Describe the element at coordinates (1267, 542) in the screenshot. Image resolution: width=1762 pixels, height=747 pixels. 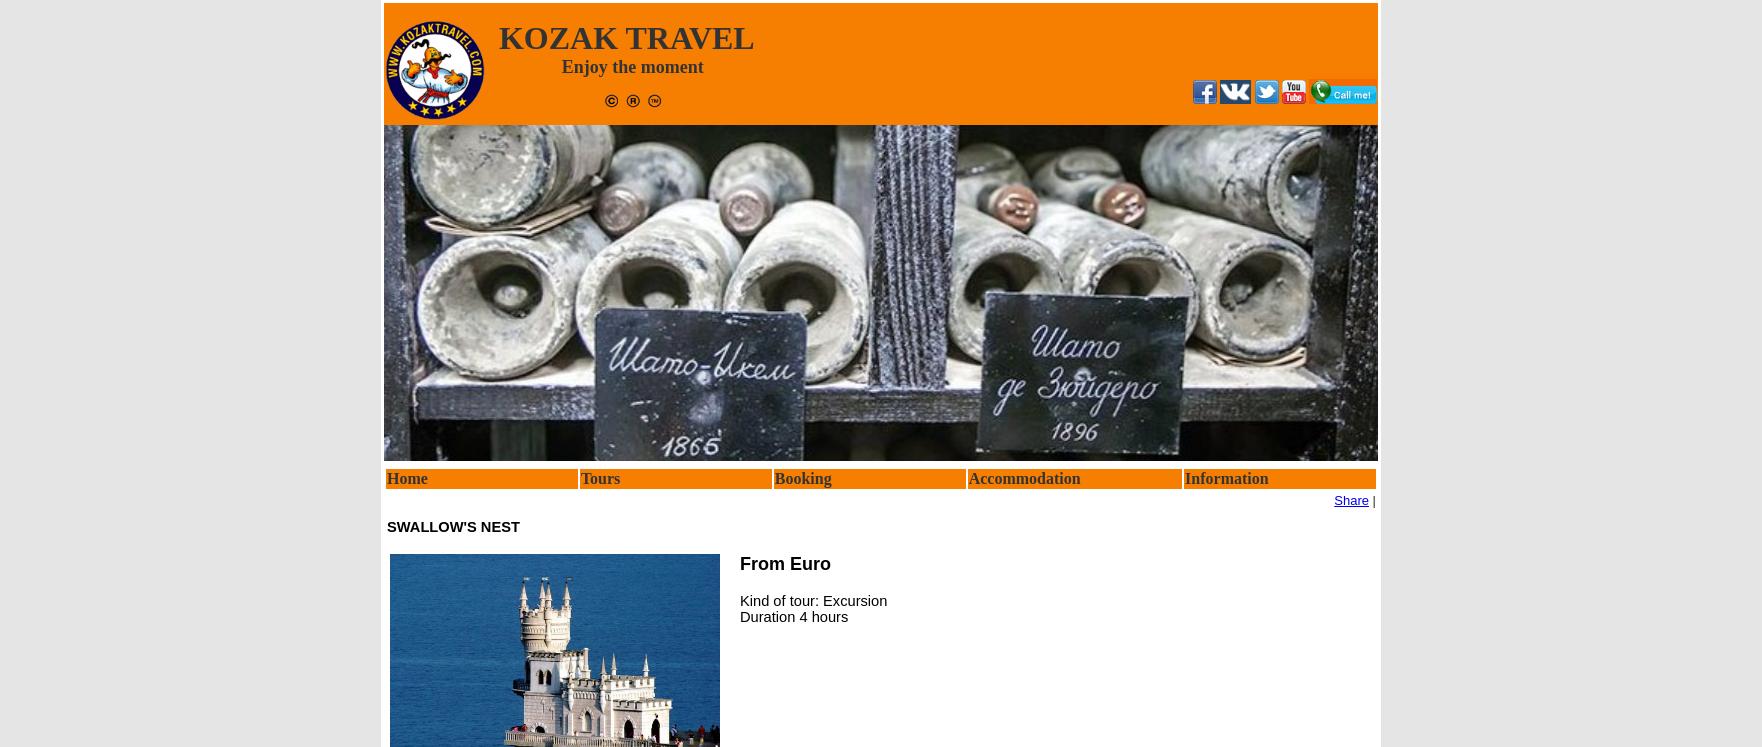
I see `'Travel, flights and Visa'` at that location.